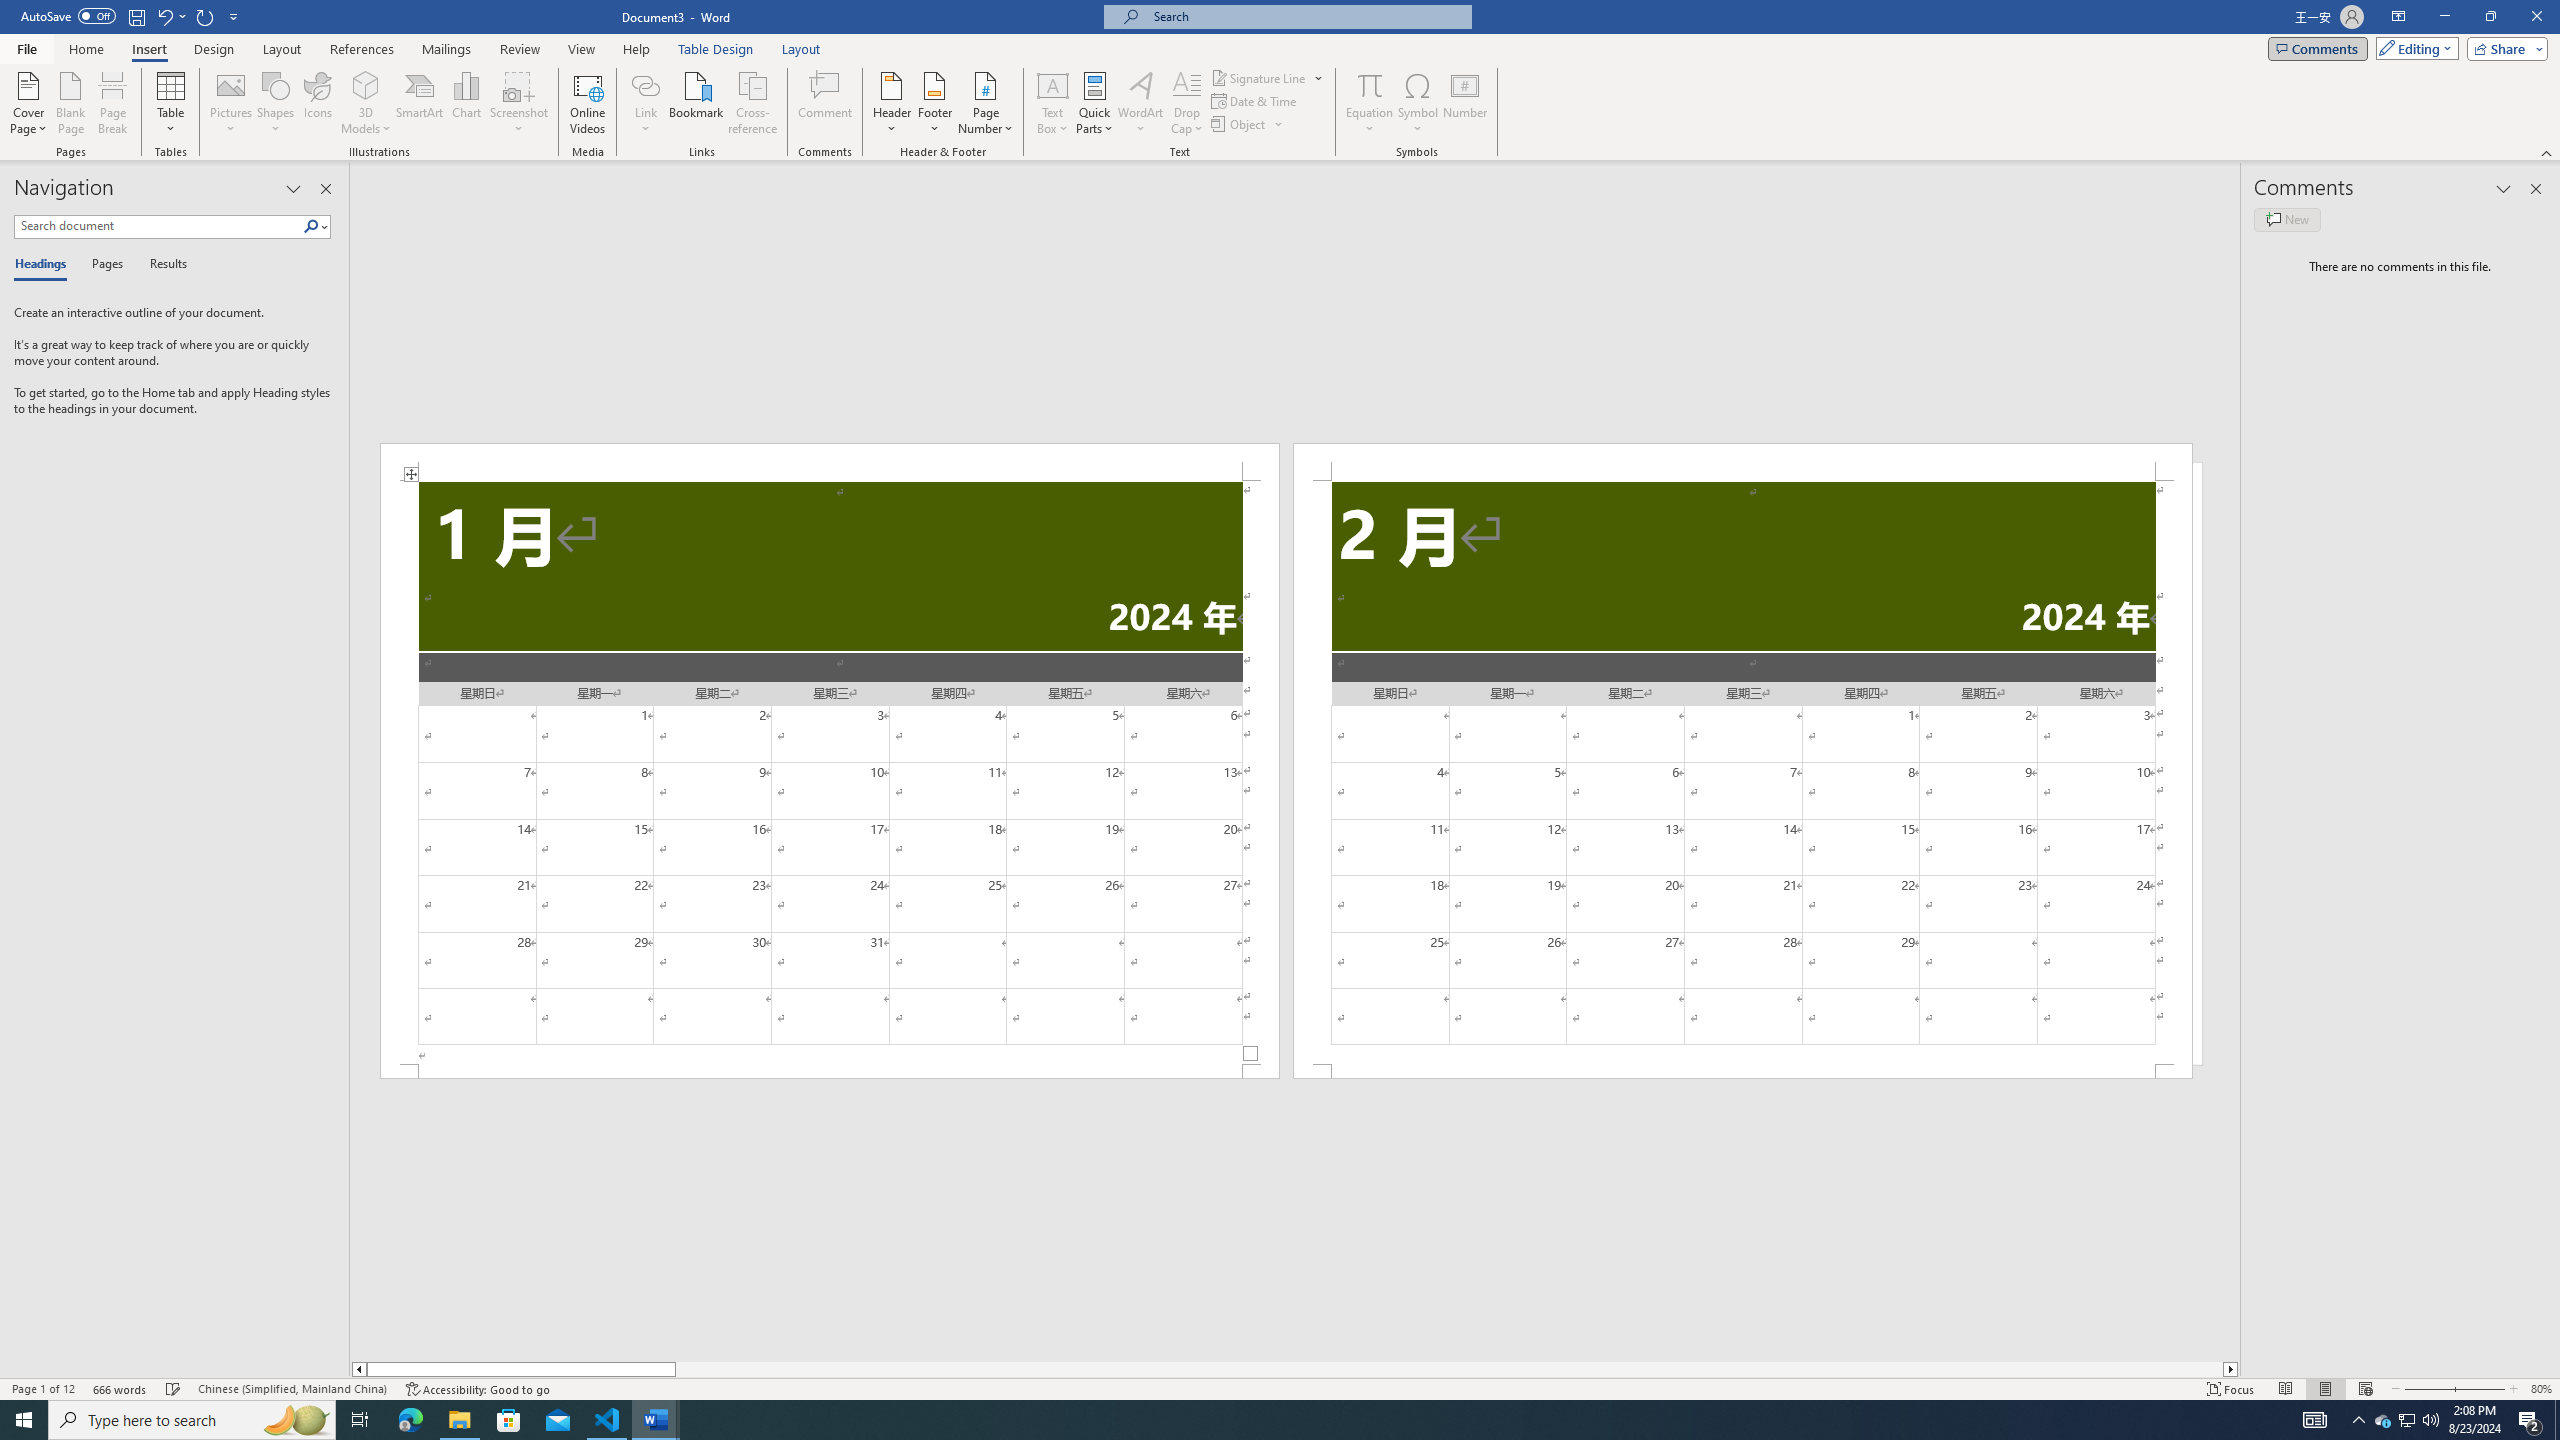 Image resolution: width=2560 pixels, height=1440 pixels. What do you see at coordinates (1255, 99) in the screenshot?
I see `'Date & Time...'` at bounding box center [1255, 99].